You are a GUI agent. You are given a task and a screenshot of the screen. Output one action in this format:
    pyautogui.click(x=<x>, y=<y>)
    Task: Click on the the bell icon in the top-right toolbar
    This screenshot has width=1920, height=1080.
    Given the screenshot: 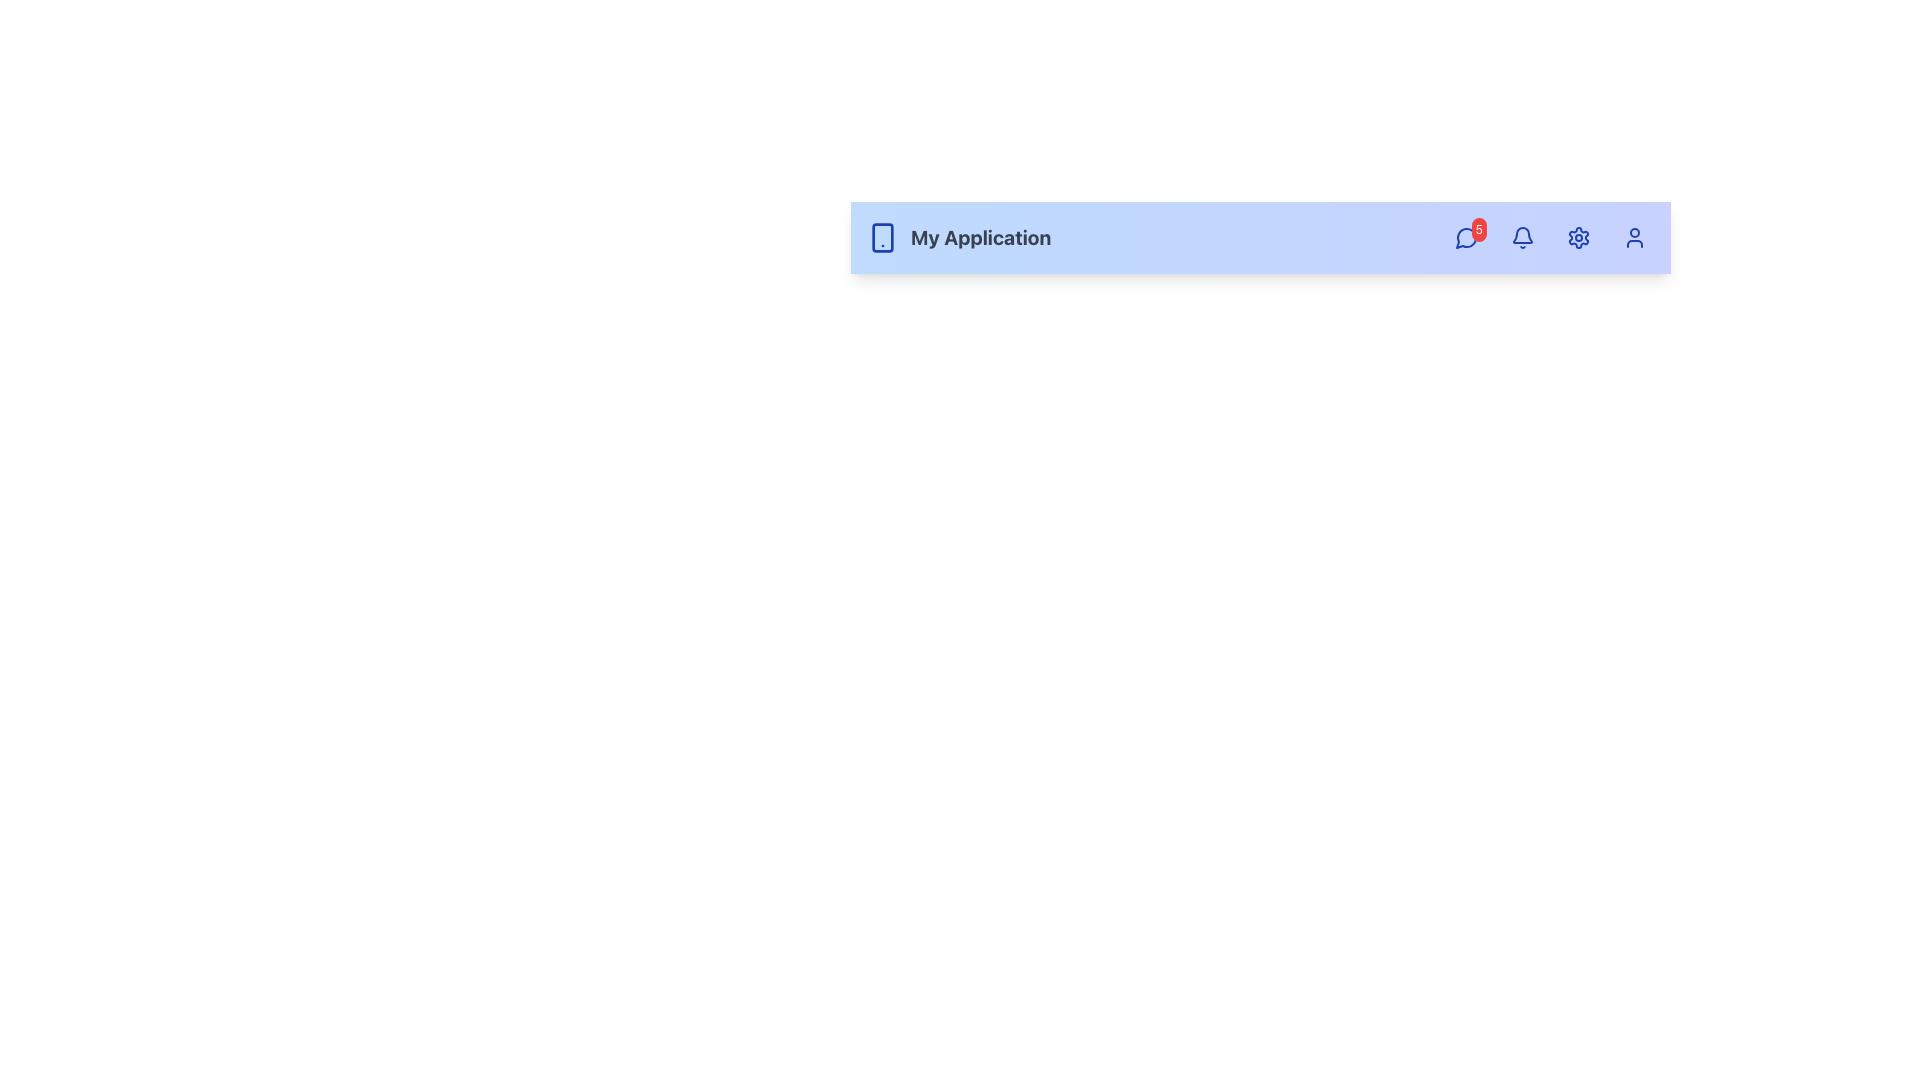 What is the action you would take?
    pyautogui.click(x=1521, y=237)
    